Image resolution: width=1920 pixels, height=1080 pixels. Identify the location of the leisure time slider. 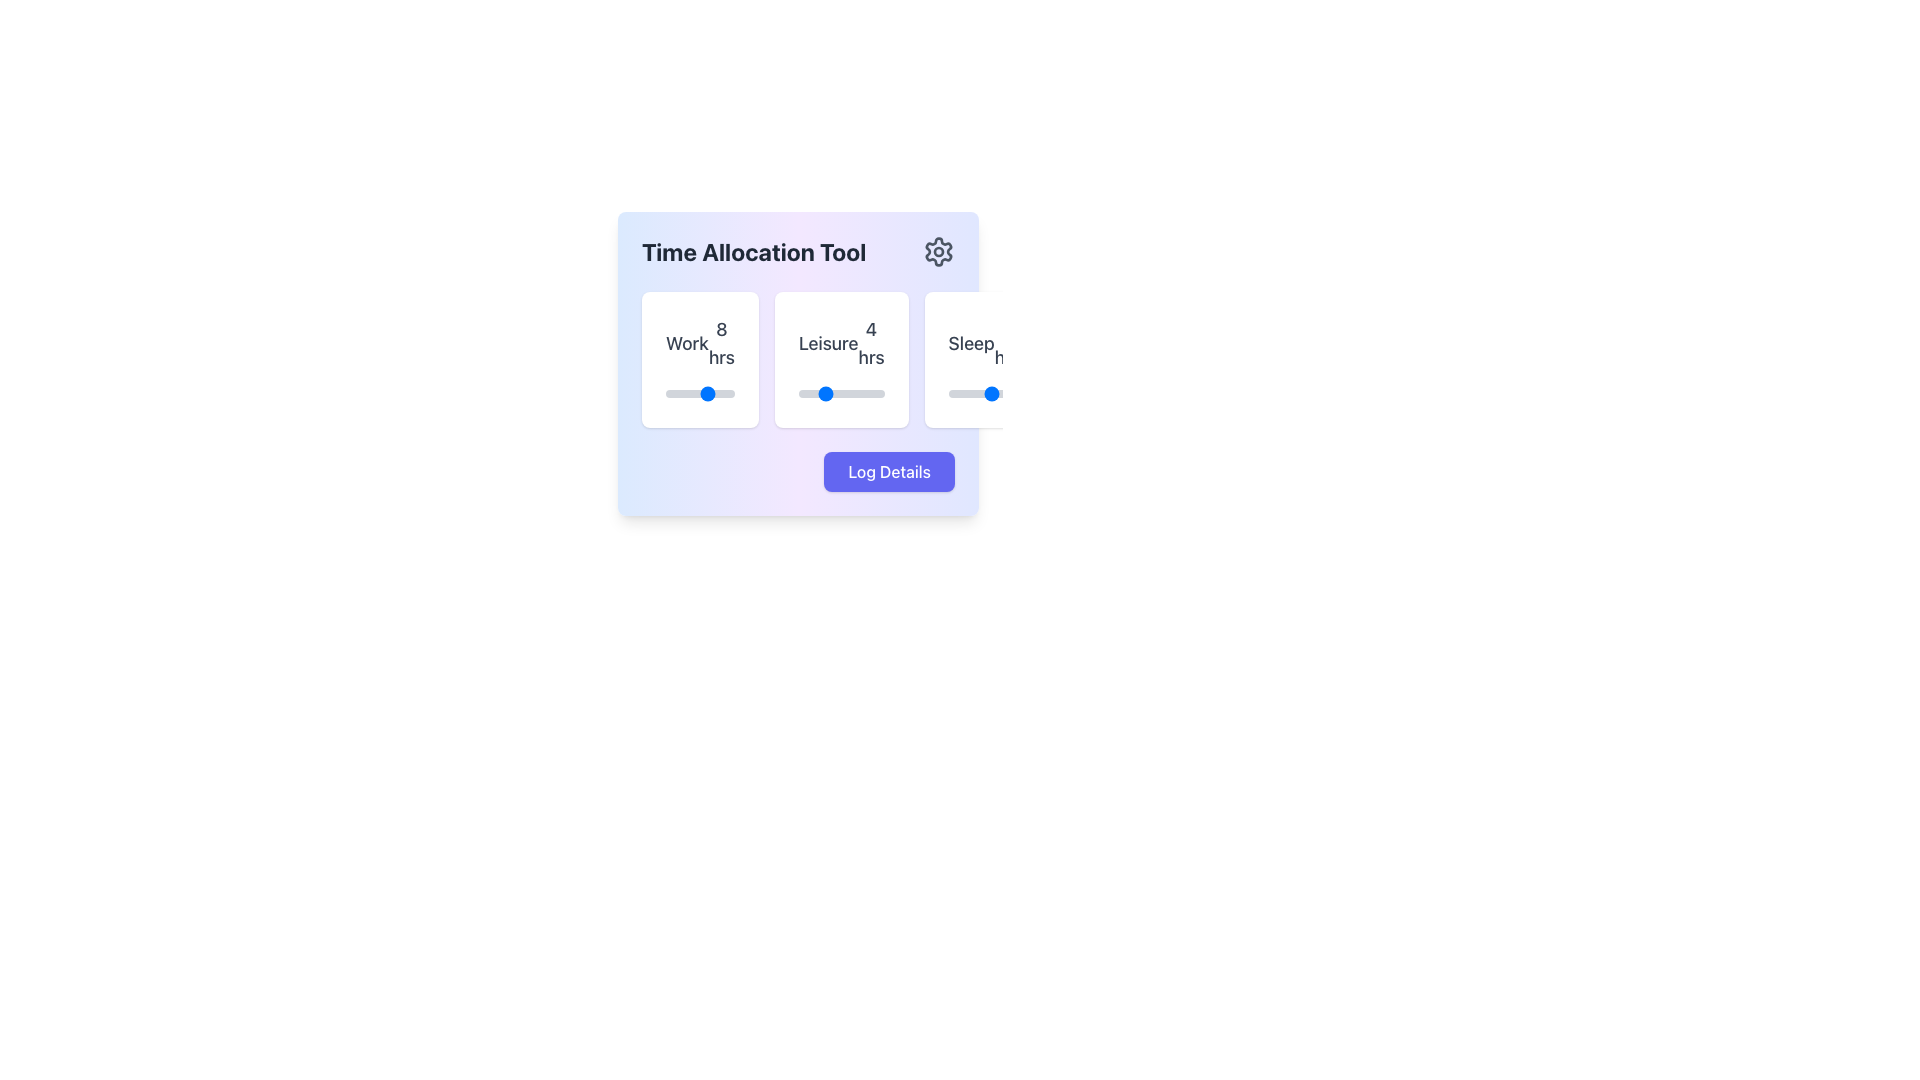
(853, 393).